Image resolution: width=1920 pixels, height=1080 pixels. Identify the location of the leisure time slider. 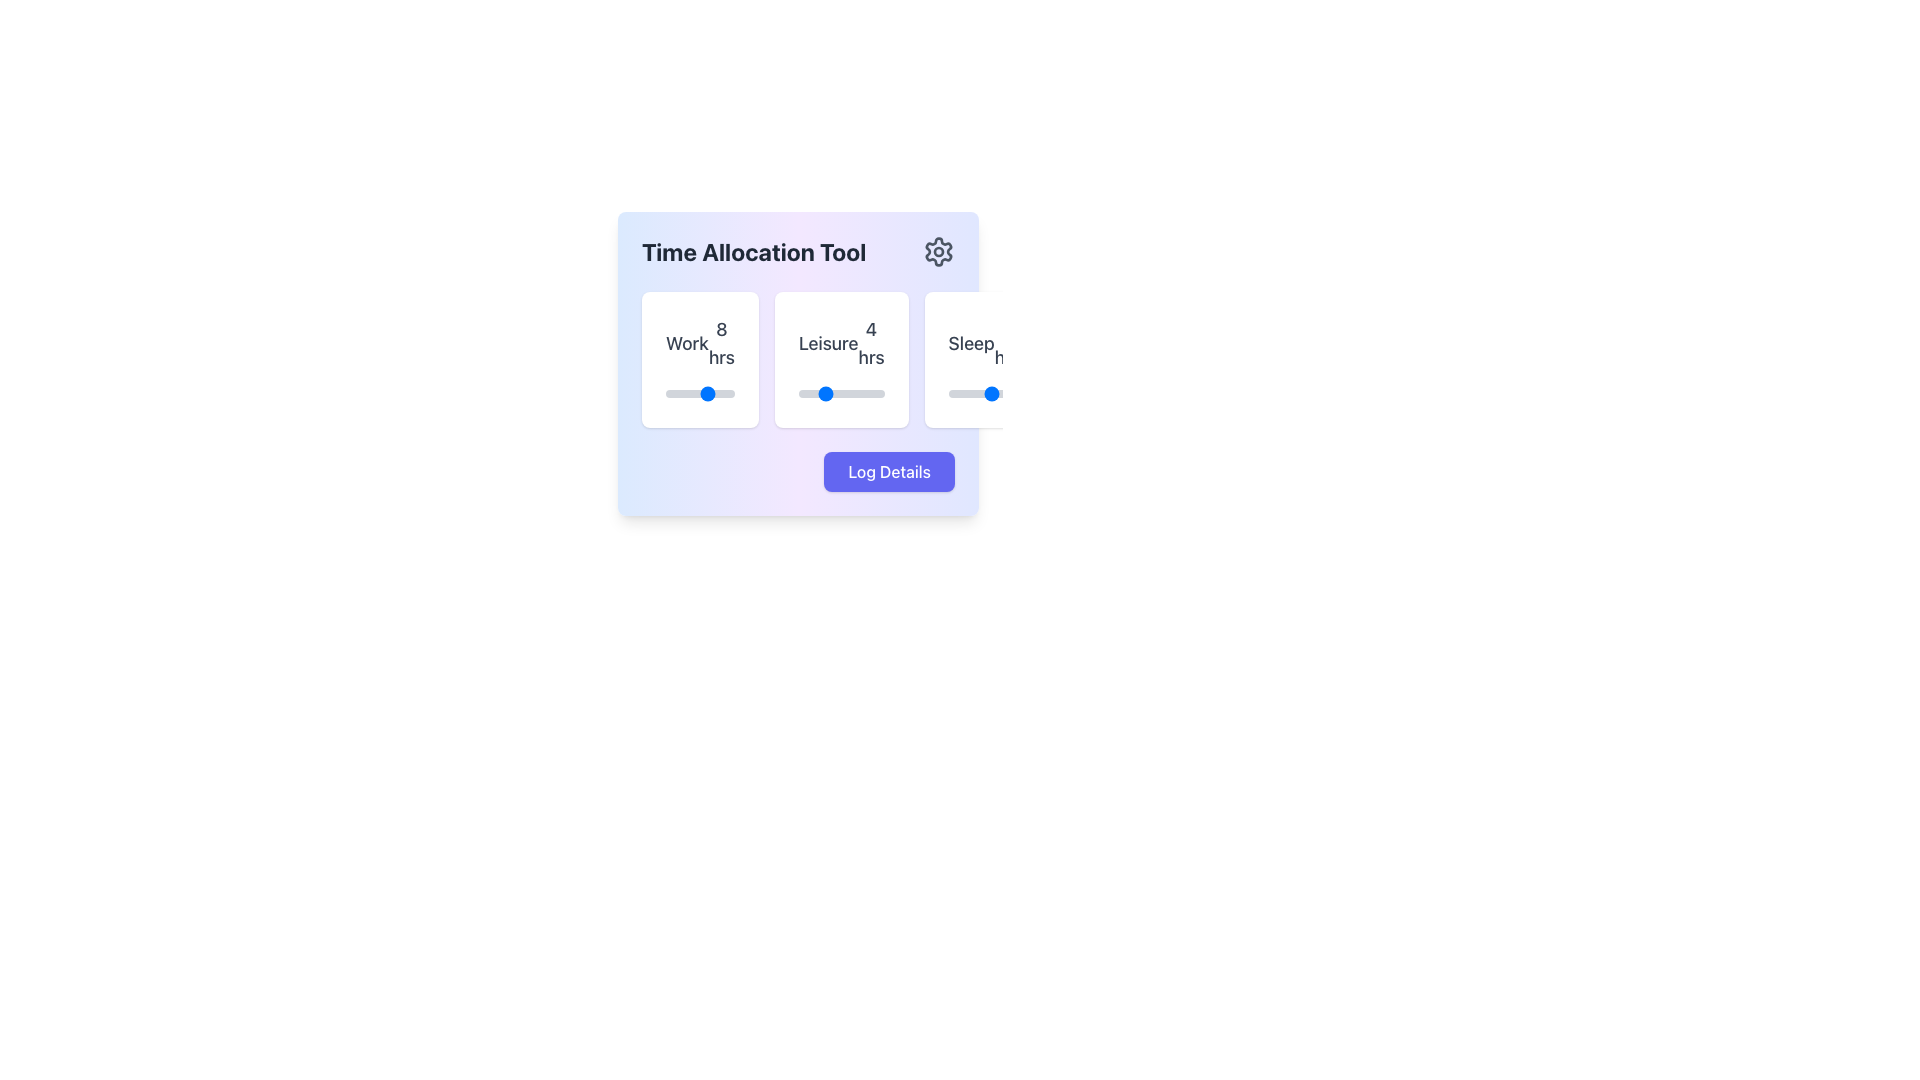
(853, 393).